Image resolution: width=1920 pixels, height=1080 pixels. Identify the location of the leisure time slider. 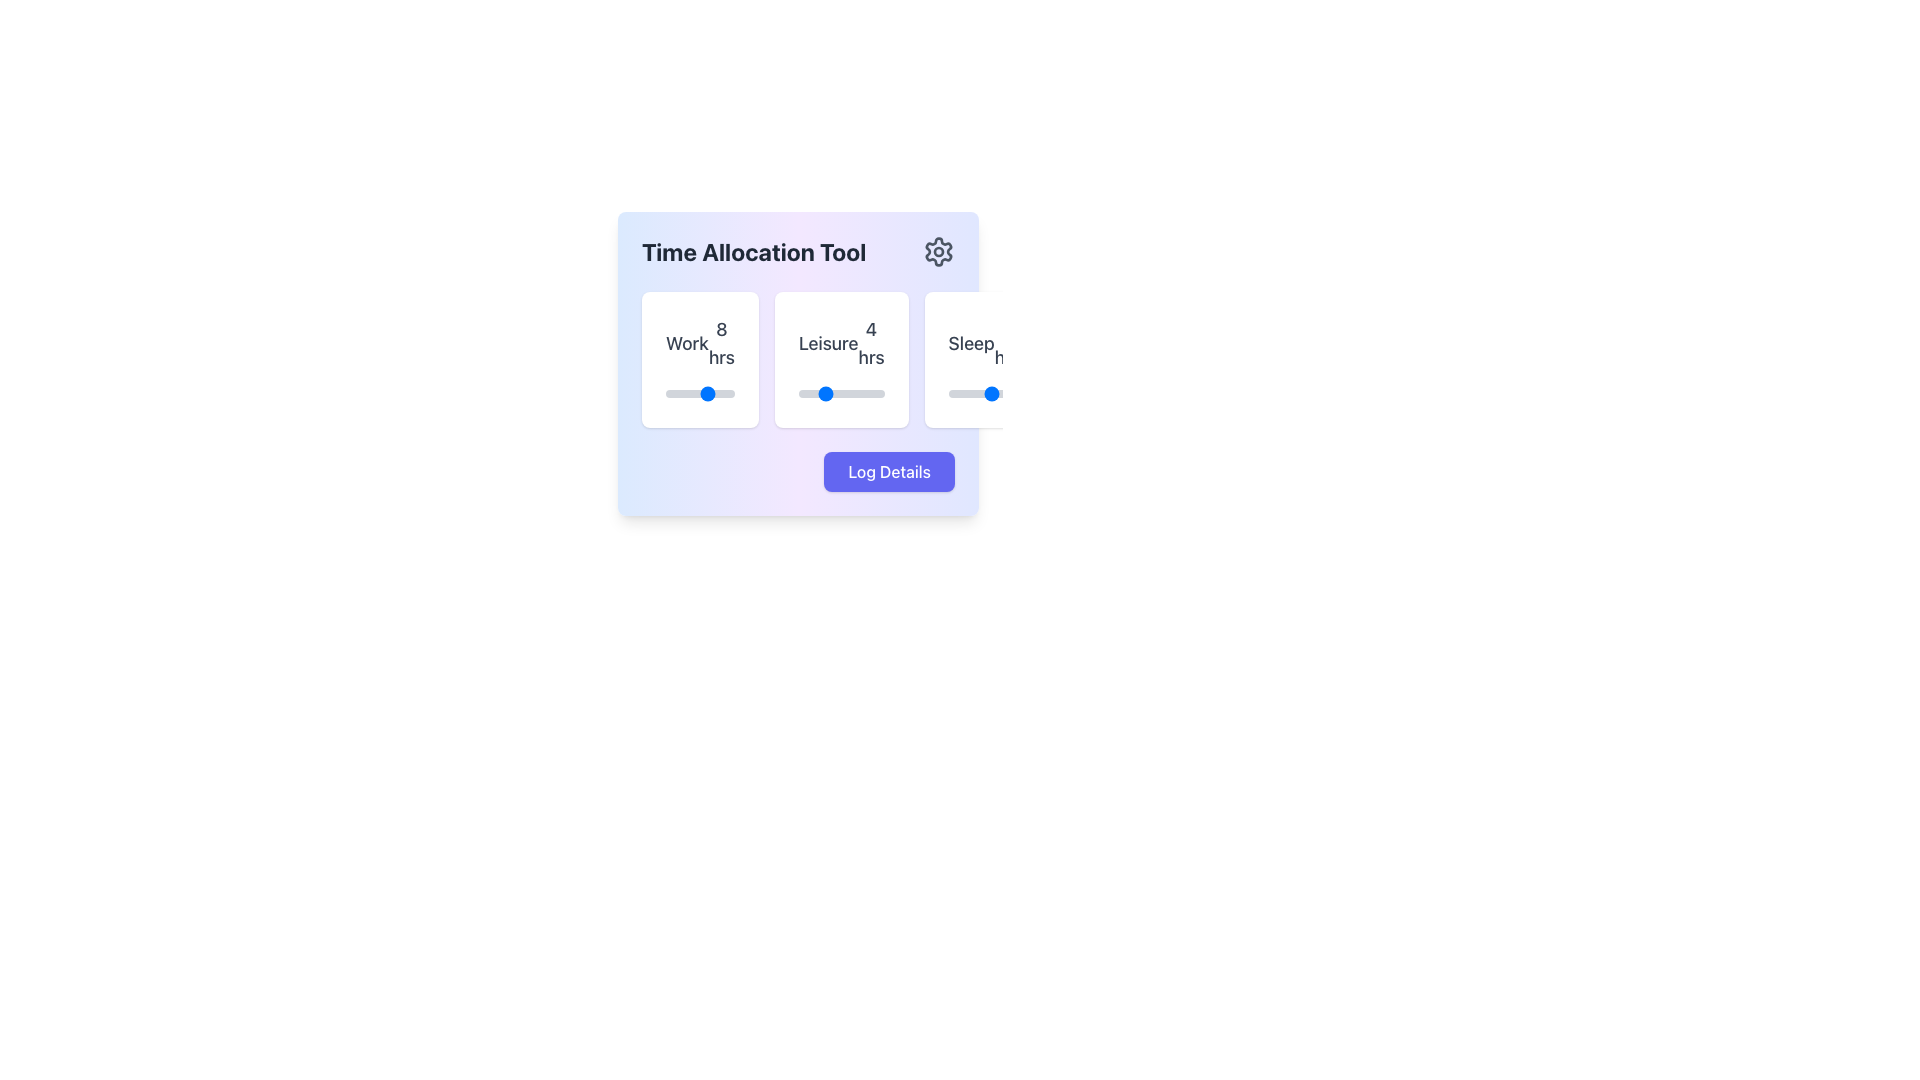
(853, 393).